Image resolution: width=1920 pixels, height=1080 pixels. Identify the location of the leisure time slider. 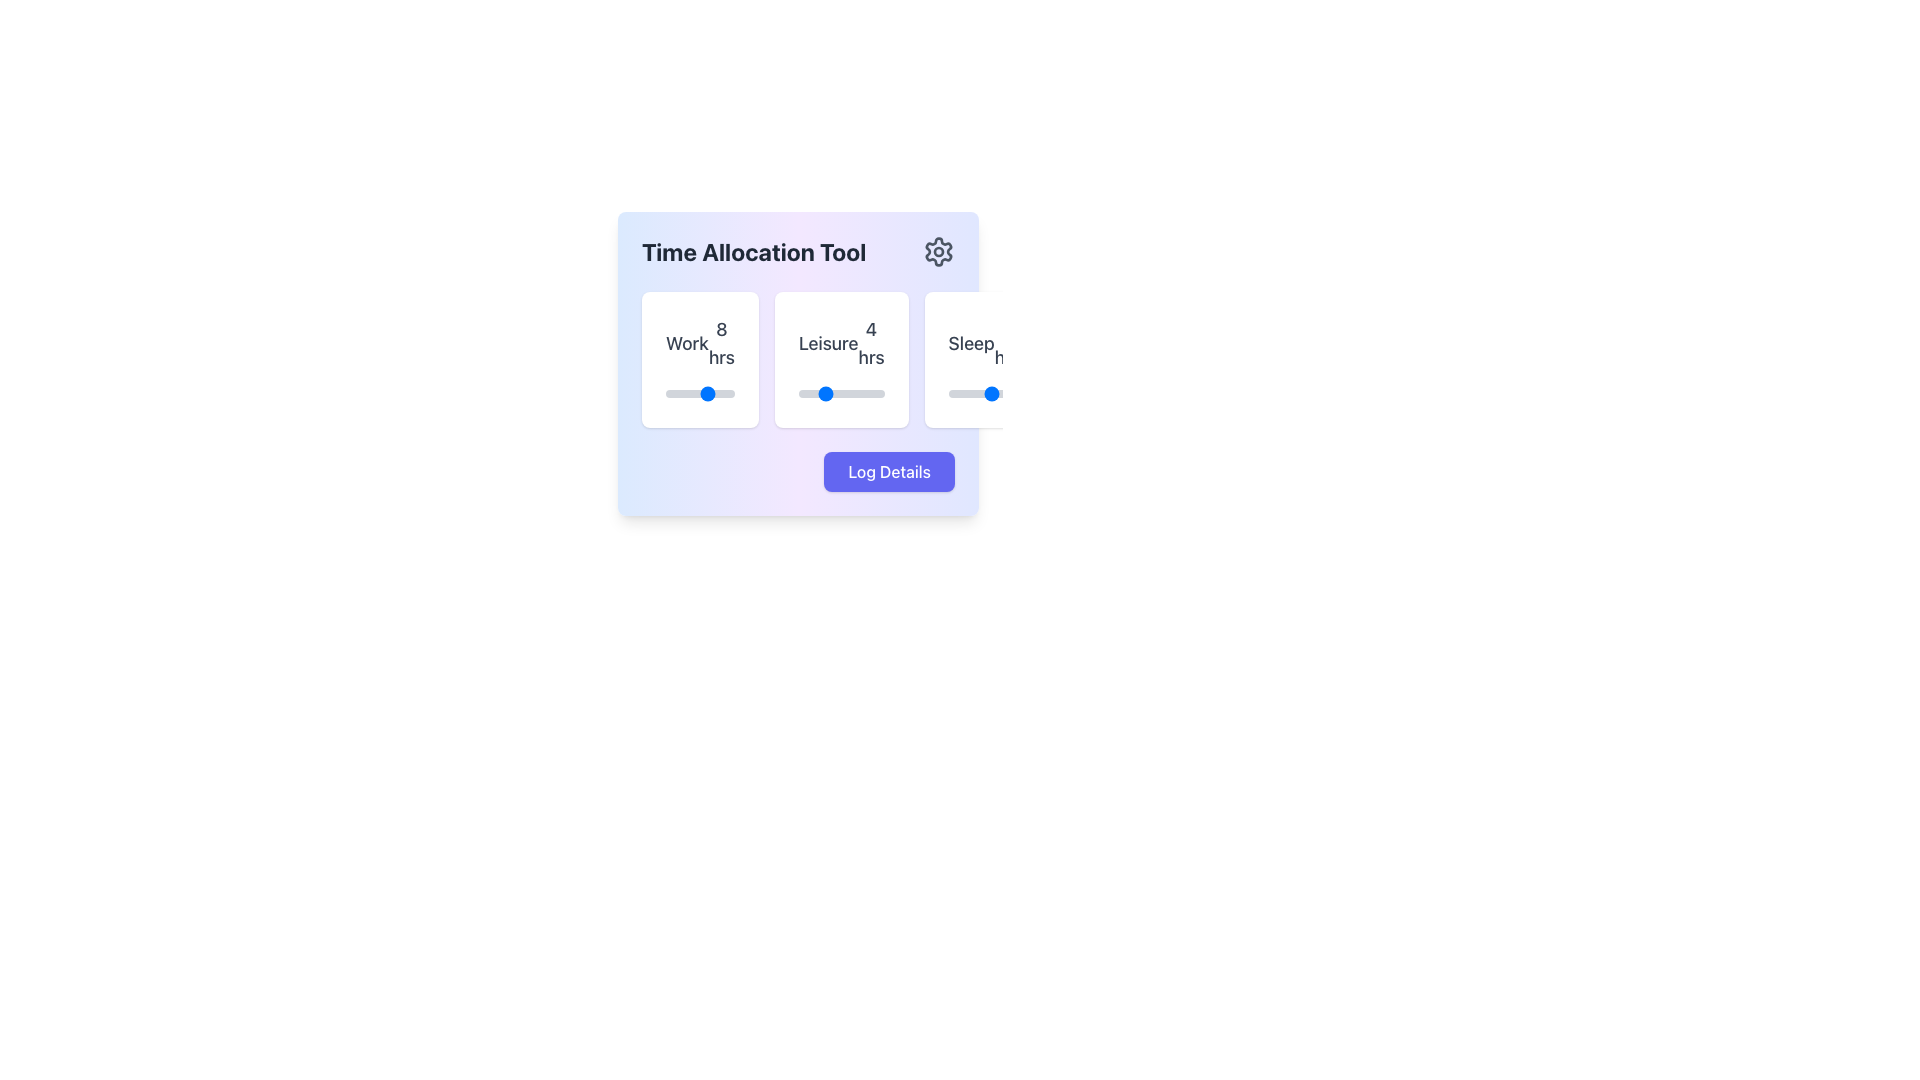
(853, 393).